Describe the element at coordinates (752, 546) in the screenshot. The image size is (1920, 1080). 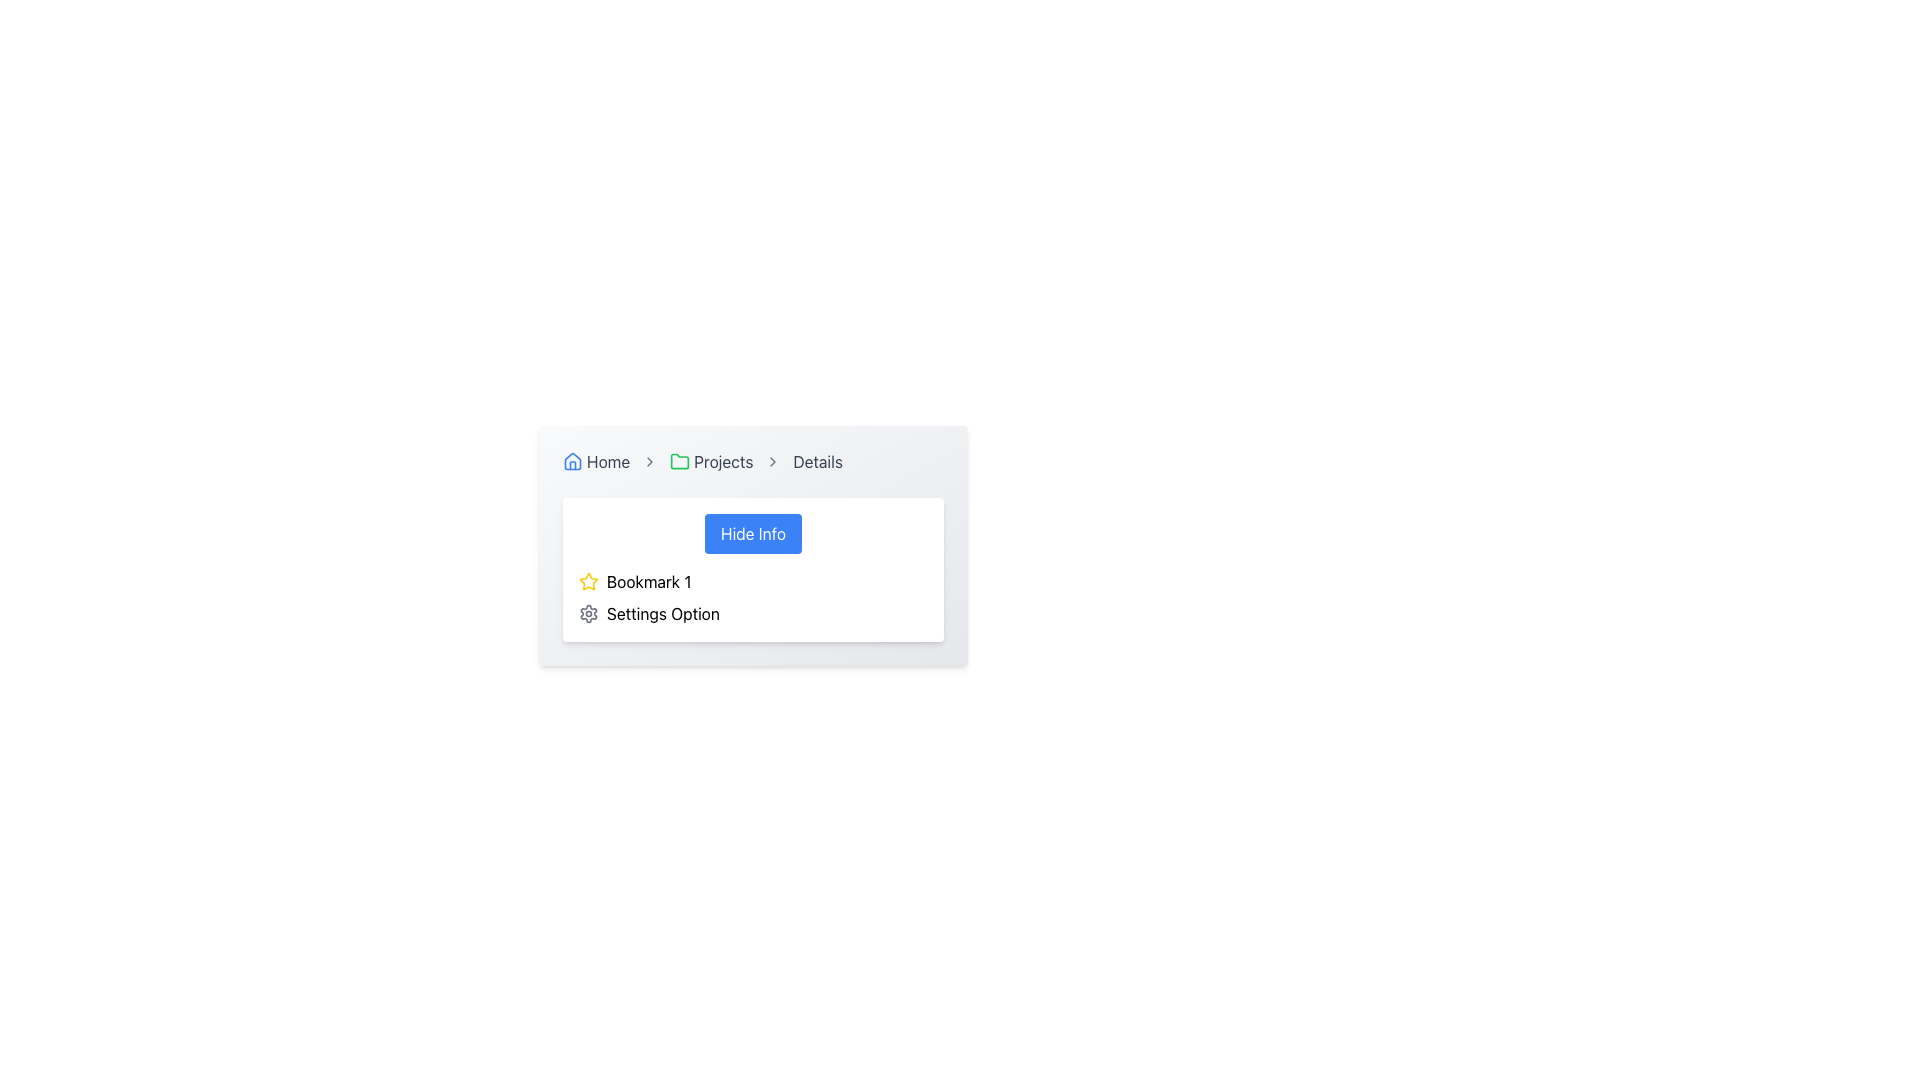
I see `the toggle button below the breadcrumb navigation to show or hide additional information` at that location.